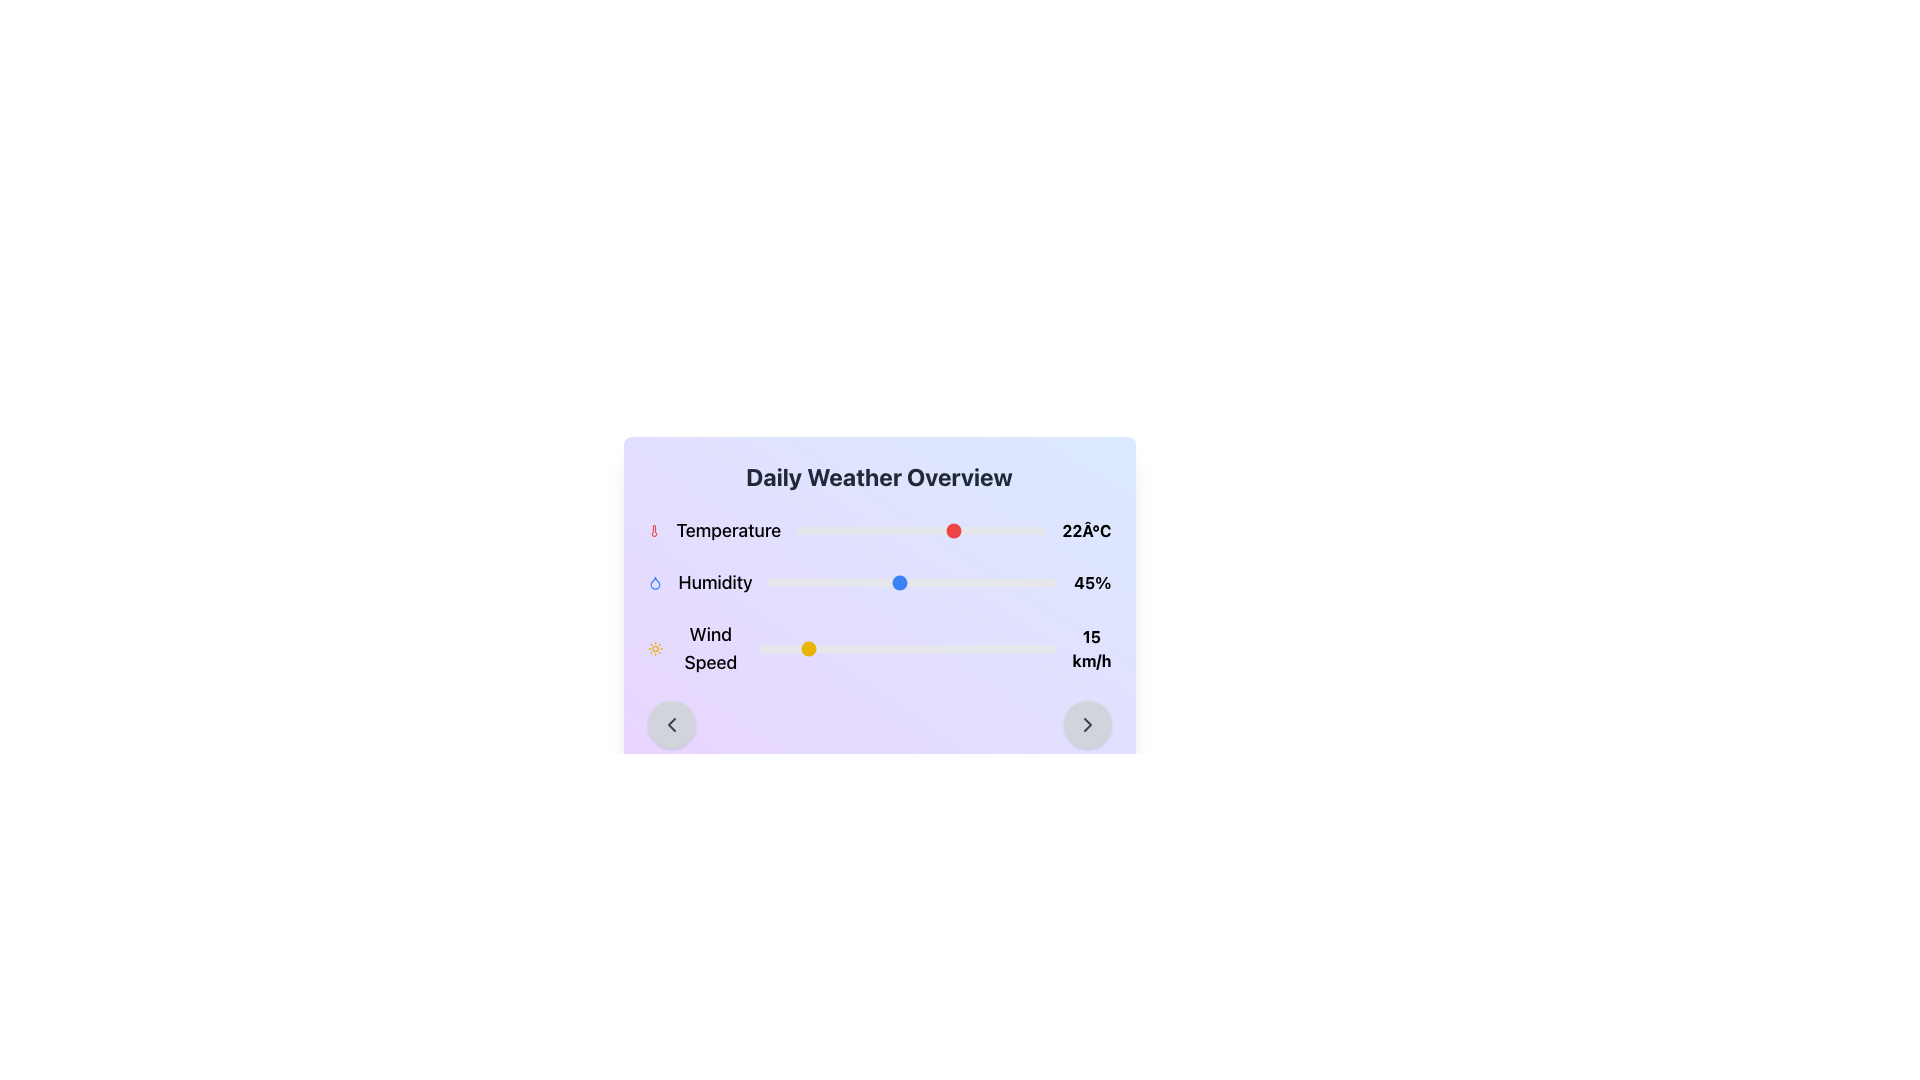 The image size is (1920, 1080). I want to click on the left arrow of the navigation buttons located at the bottom of the weather overview card, so click(879, 725).